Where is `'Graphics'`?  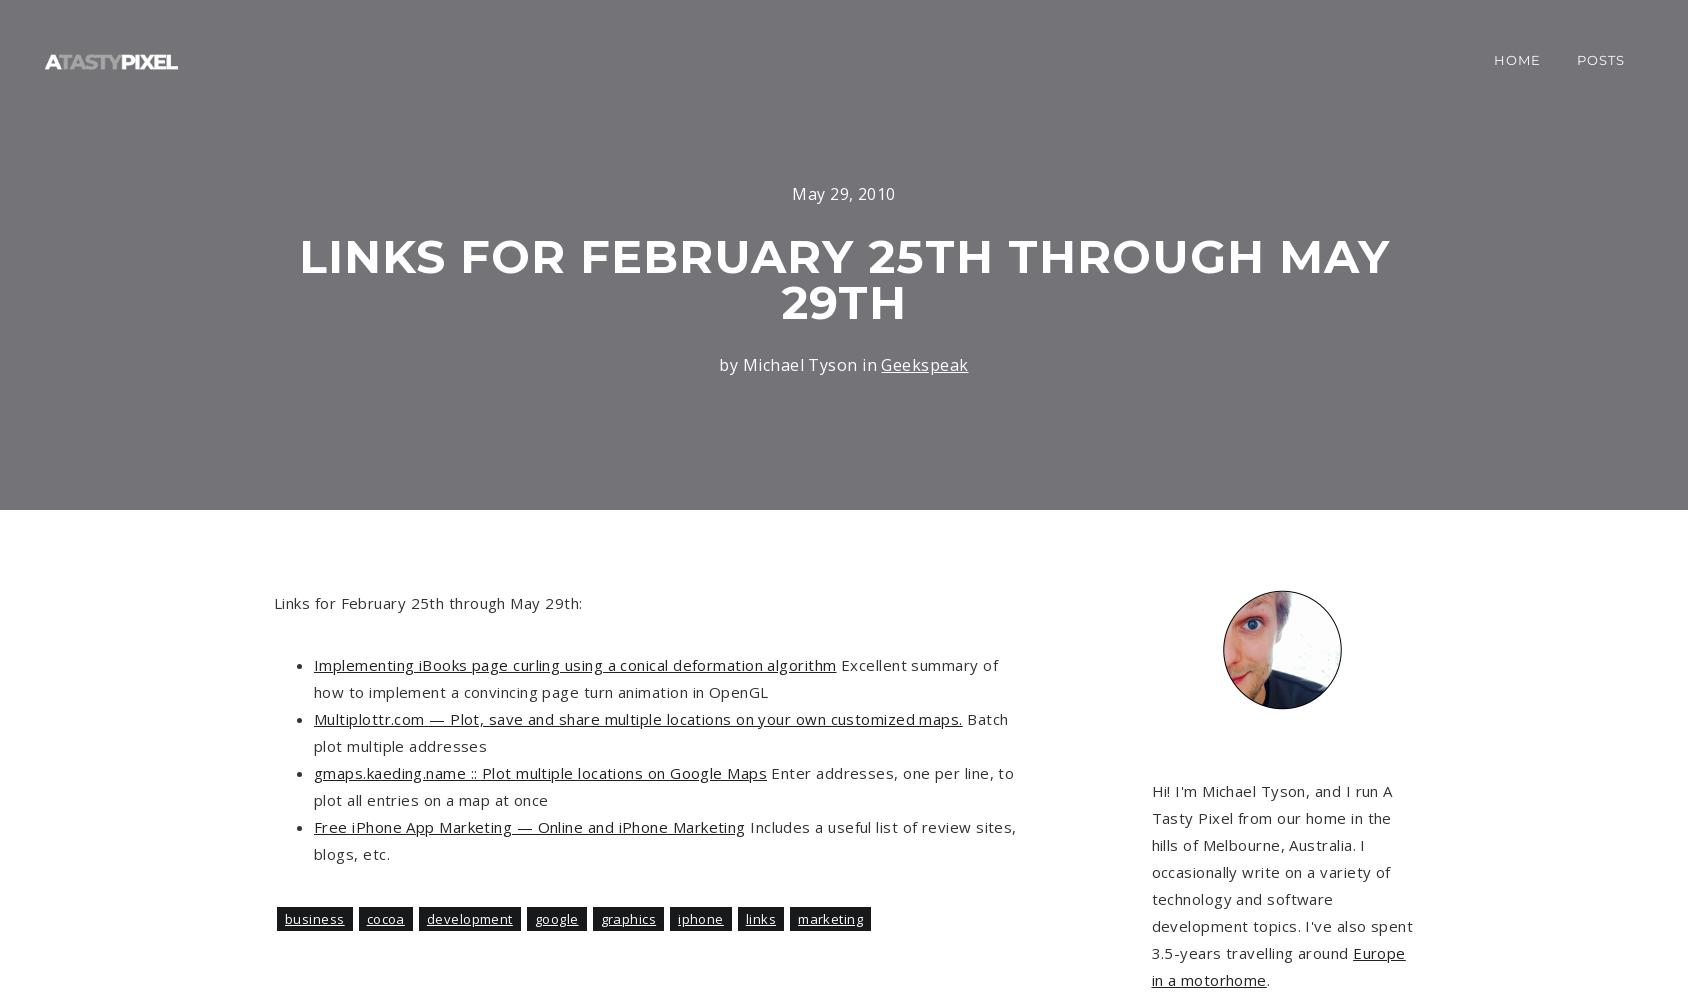 'Graphics' is located at coordinates (627, 919).